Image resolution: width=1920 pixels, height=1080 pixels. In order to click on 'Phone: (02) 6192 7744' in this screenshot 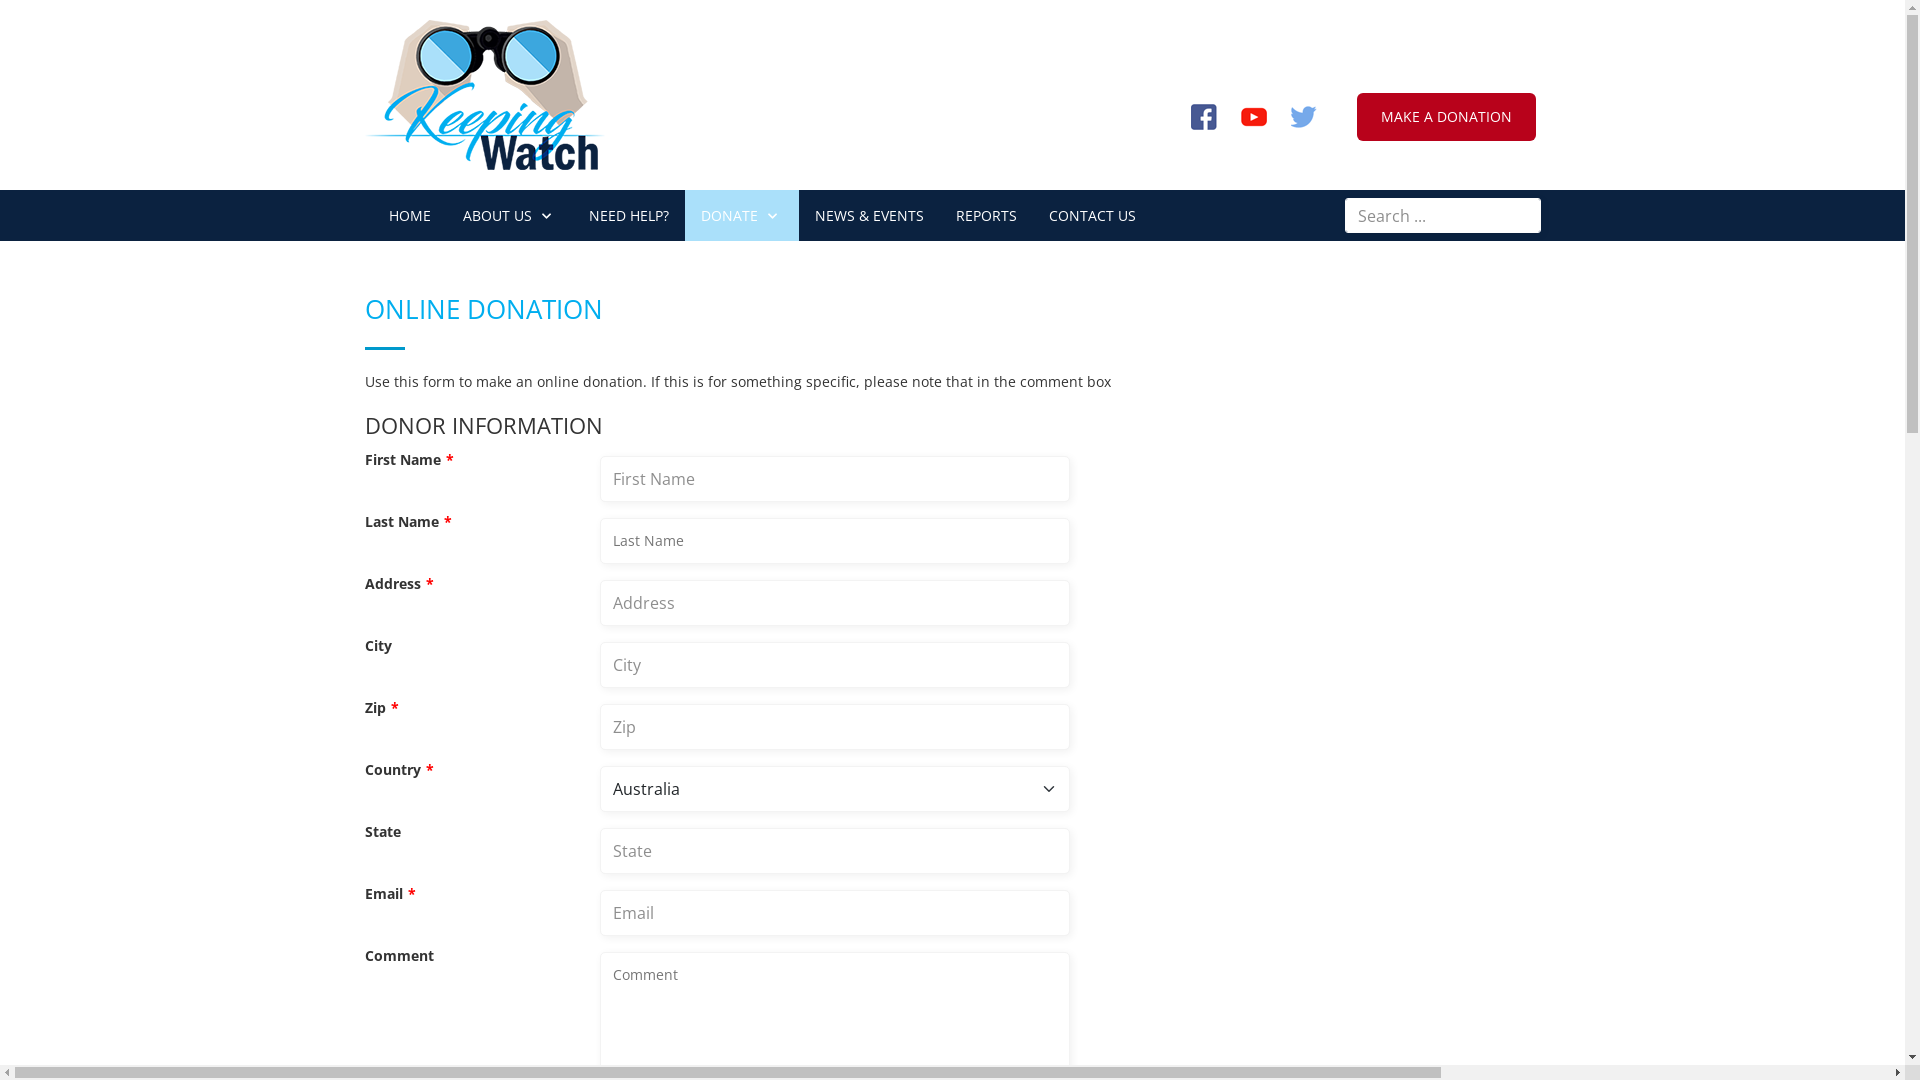, I will do `click(1362, 21)`.